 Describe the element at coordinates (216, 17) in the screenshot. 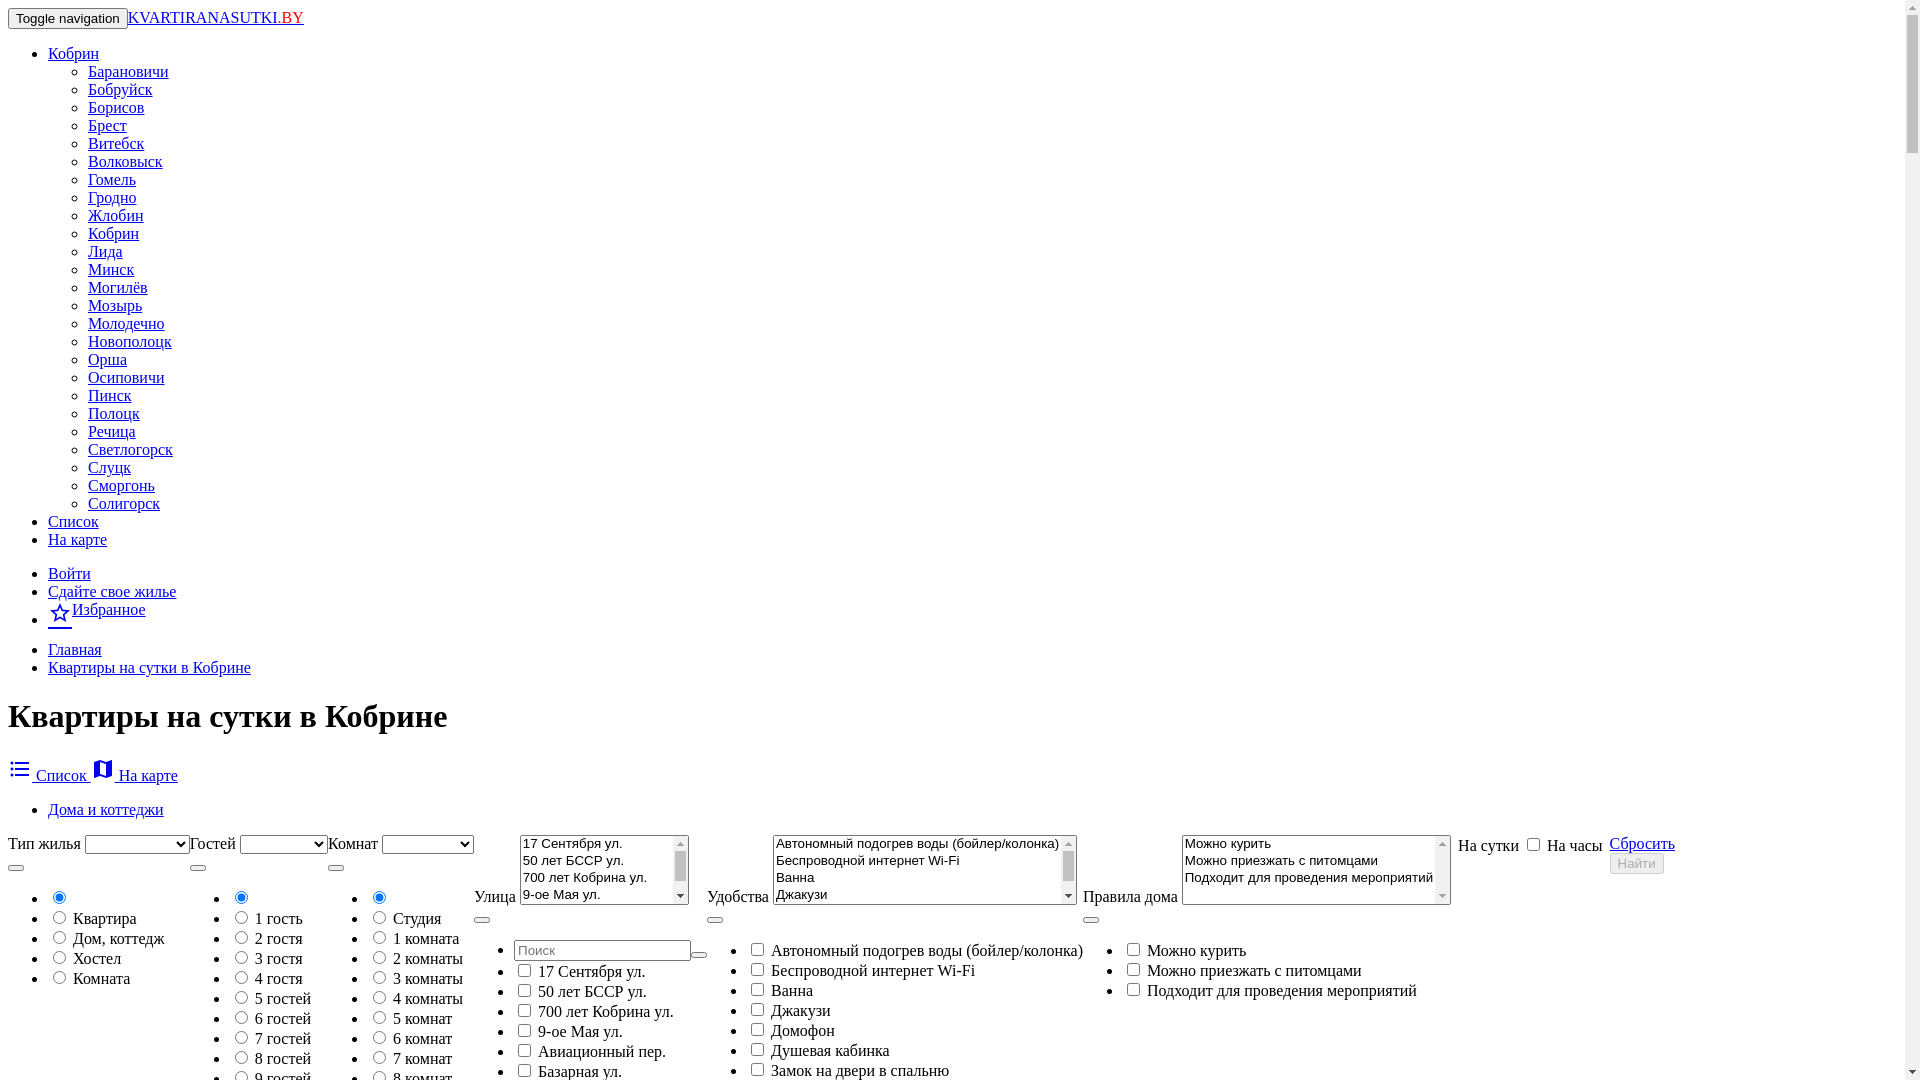

I see `'KVARTIRANASUTKI.BY'` at that location.